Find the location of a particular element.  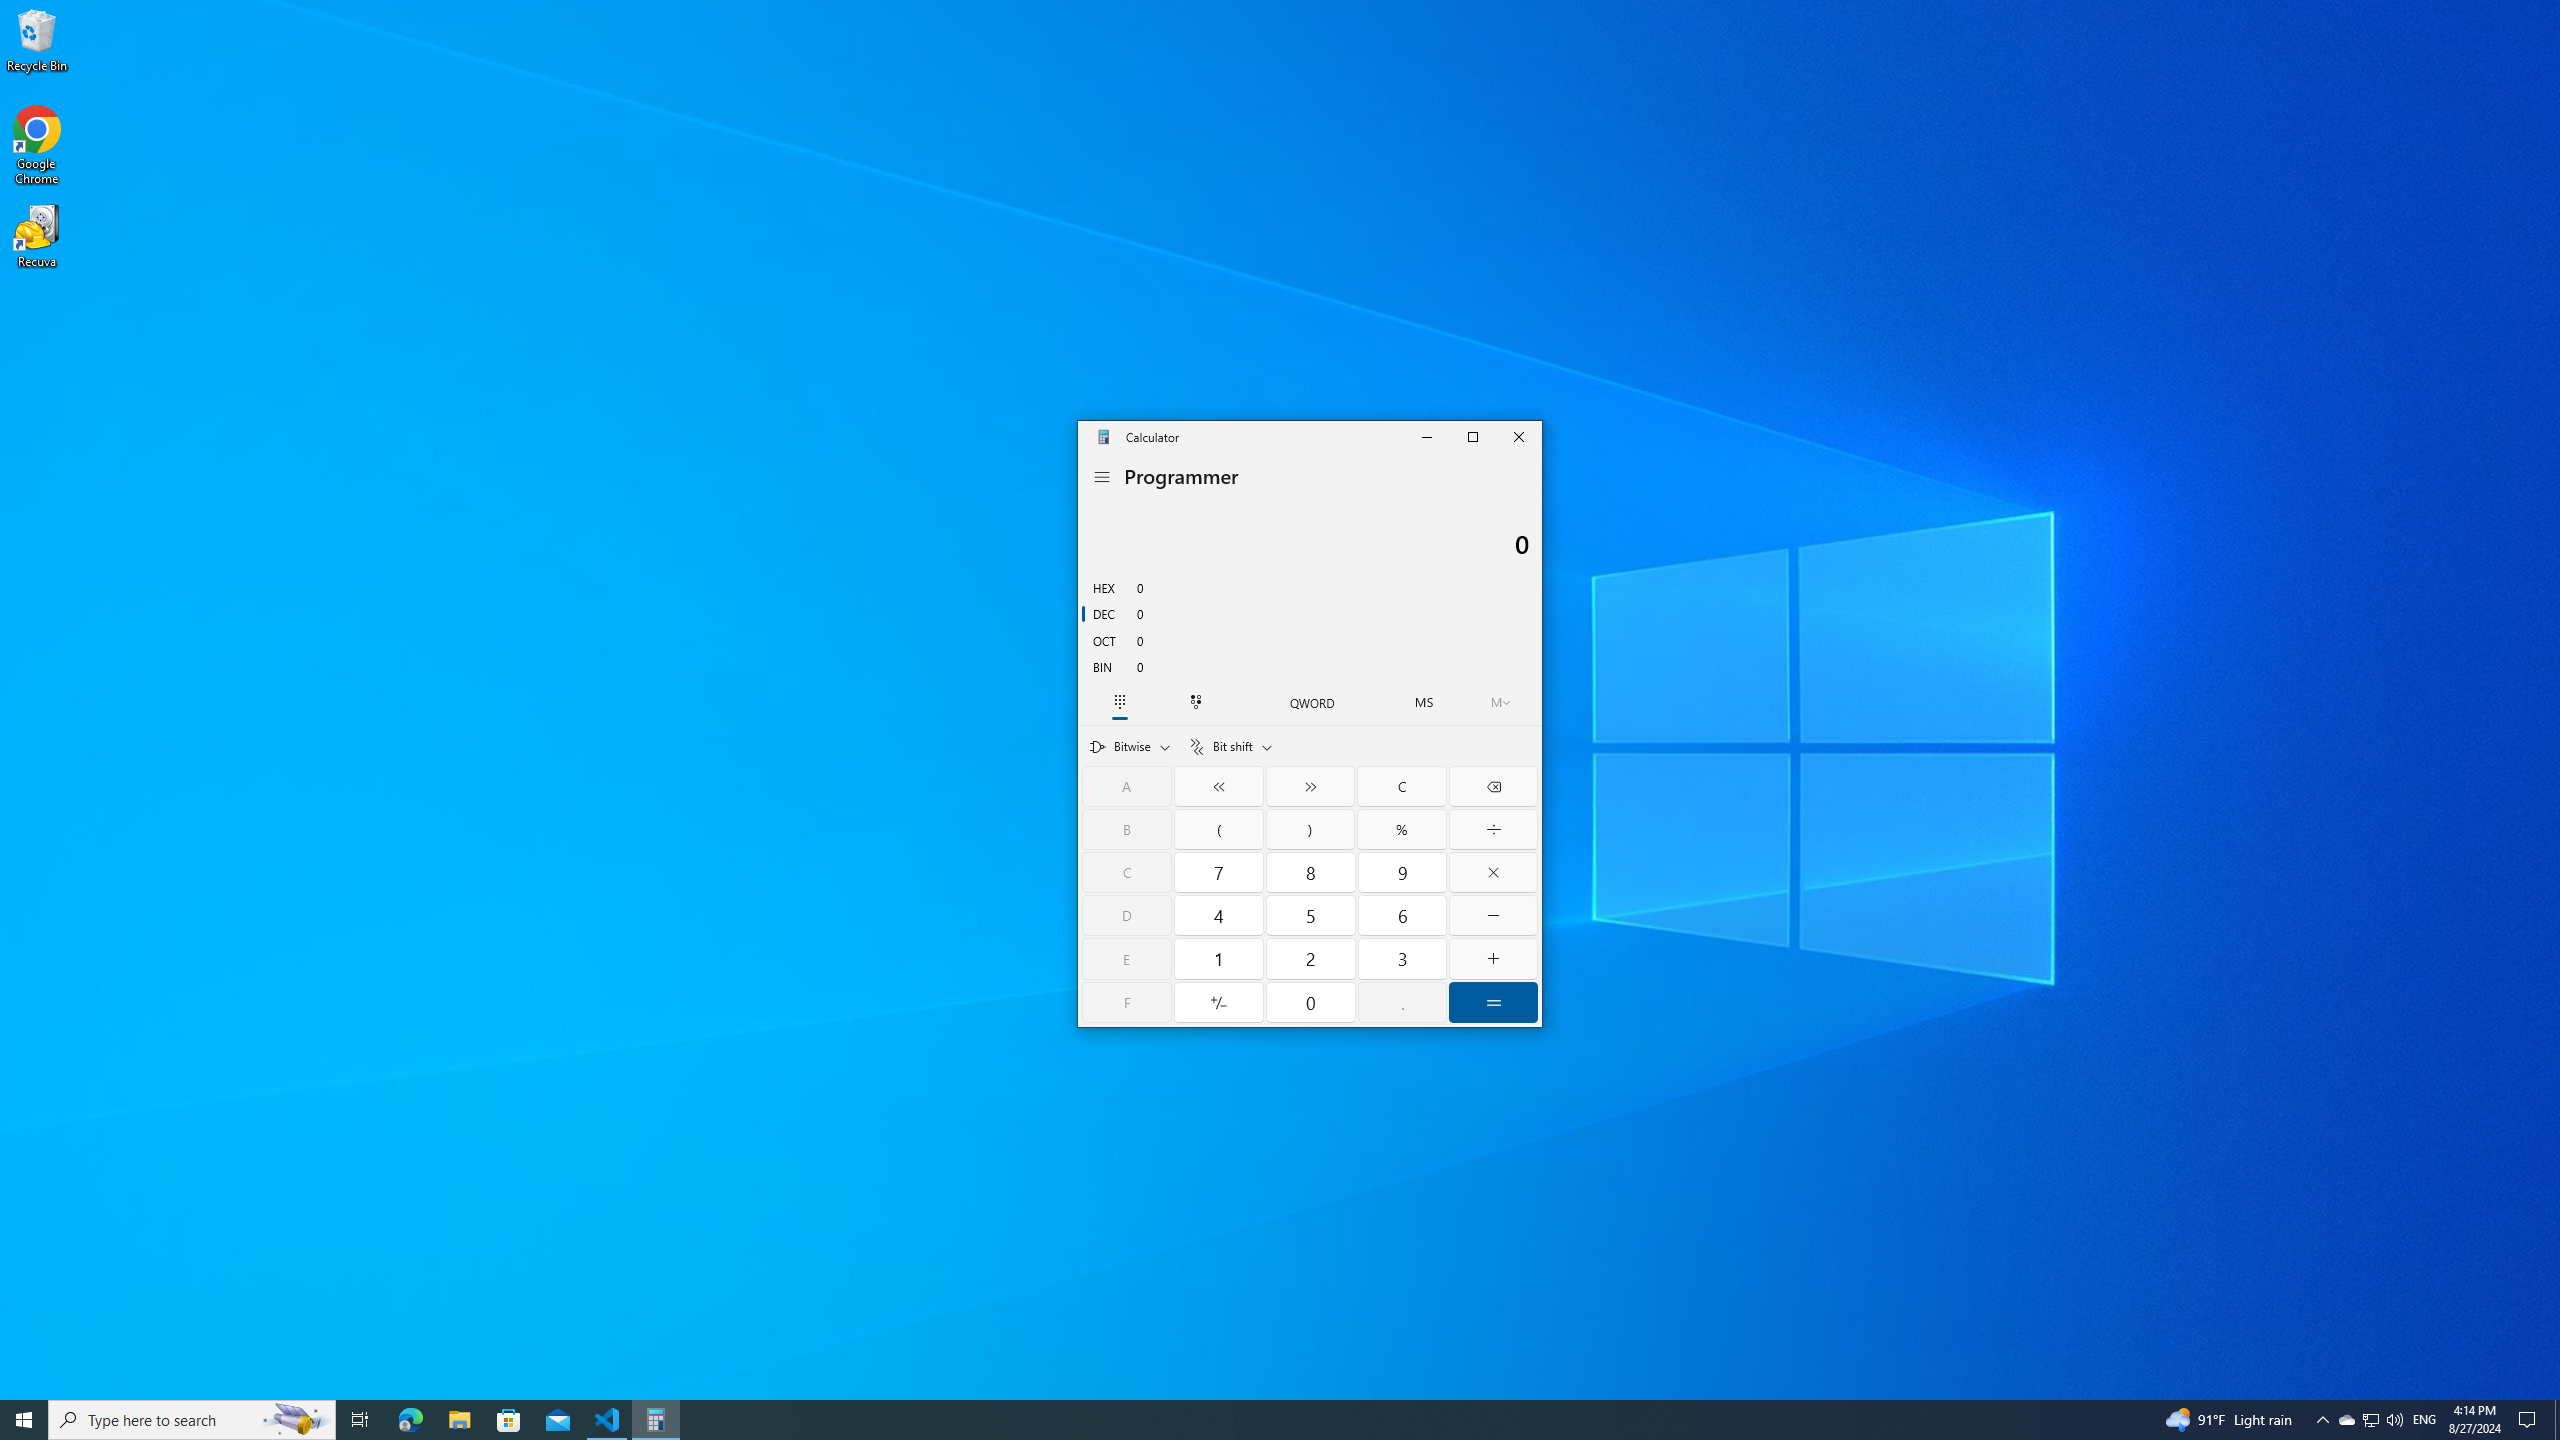

'Five' is located at coordinates (1312, 915).